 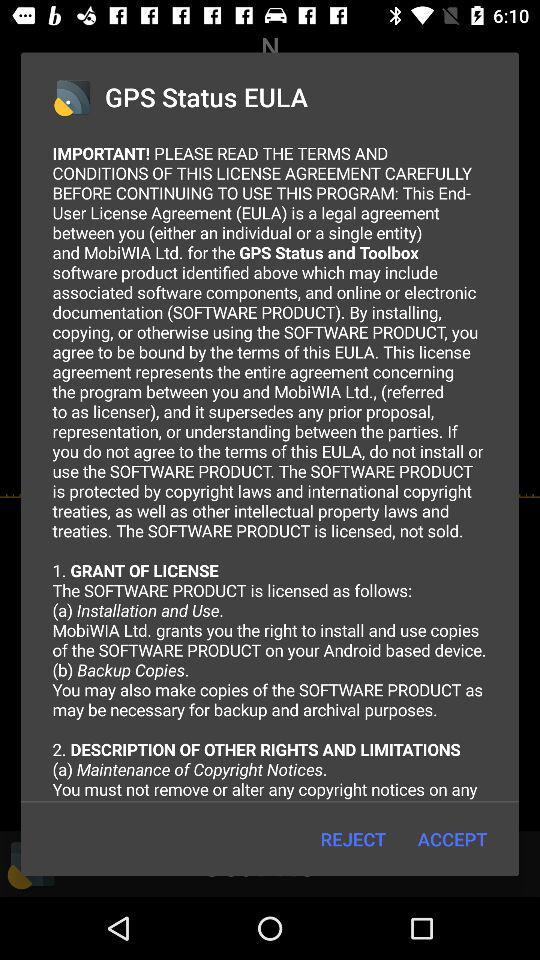 What do you see at coordinates (452, 839) in the screenshot?
I see `the icon to the right of the reject` at bounding box center [452, 839].